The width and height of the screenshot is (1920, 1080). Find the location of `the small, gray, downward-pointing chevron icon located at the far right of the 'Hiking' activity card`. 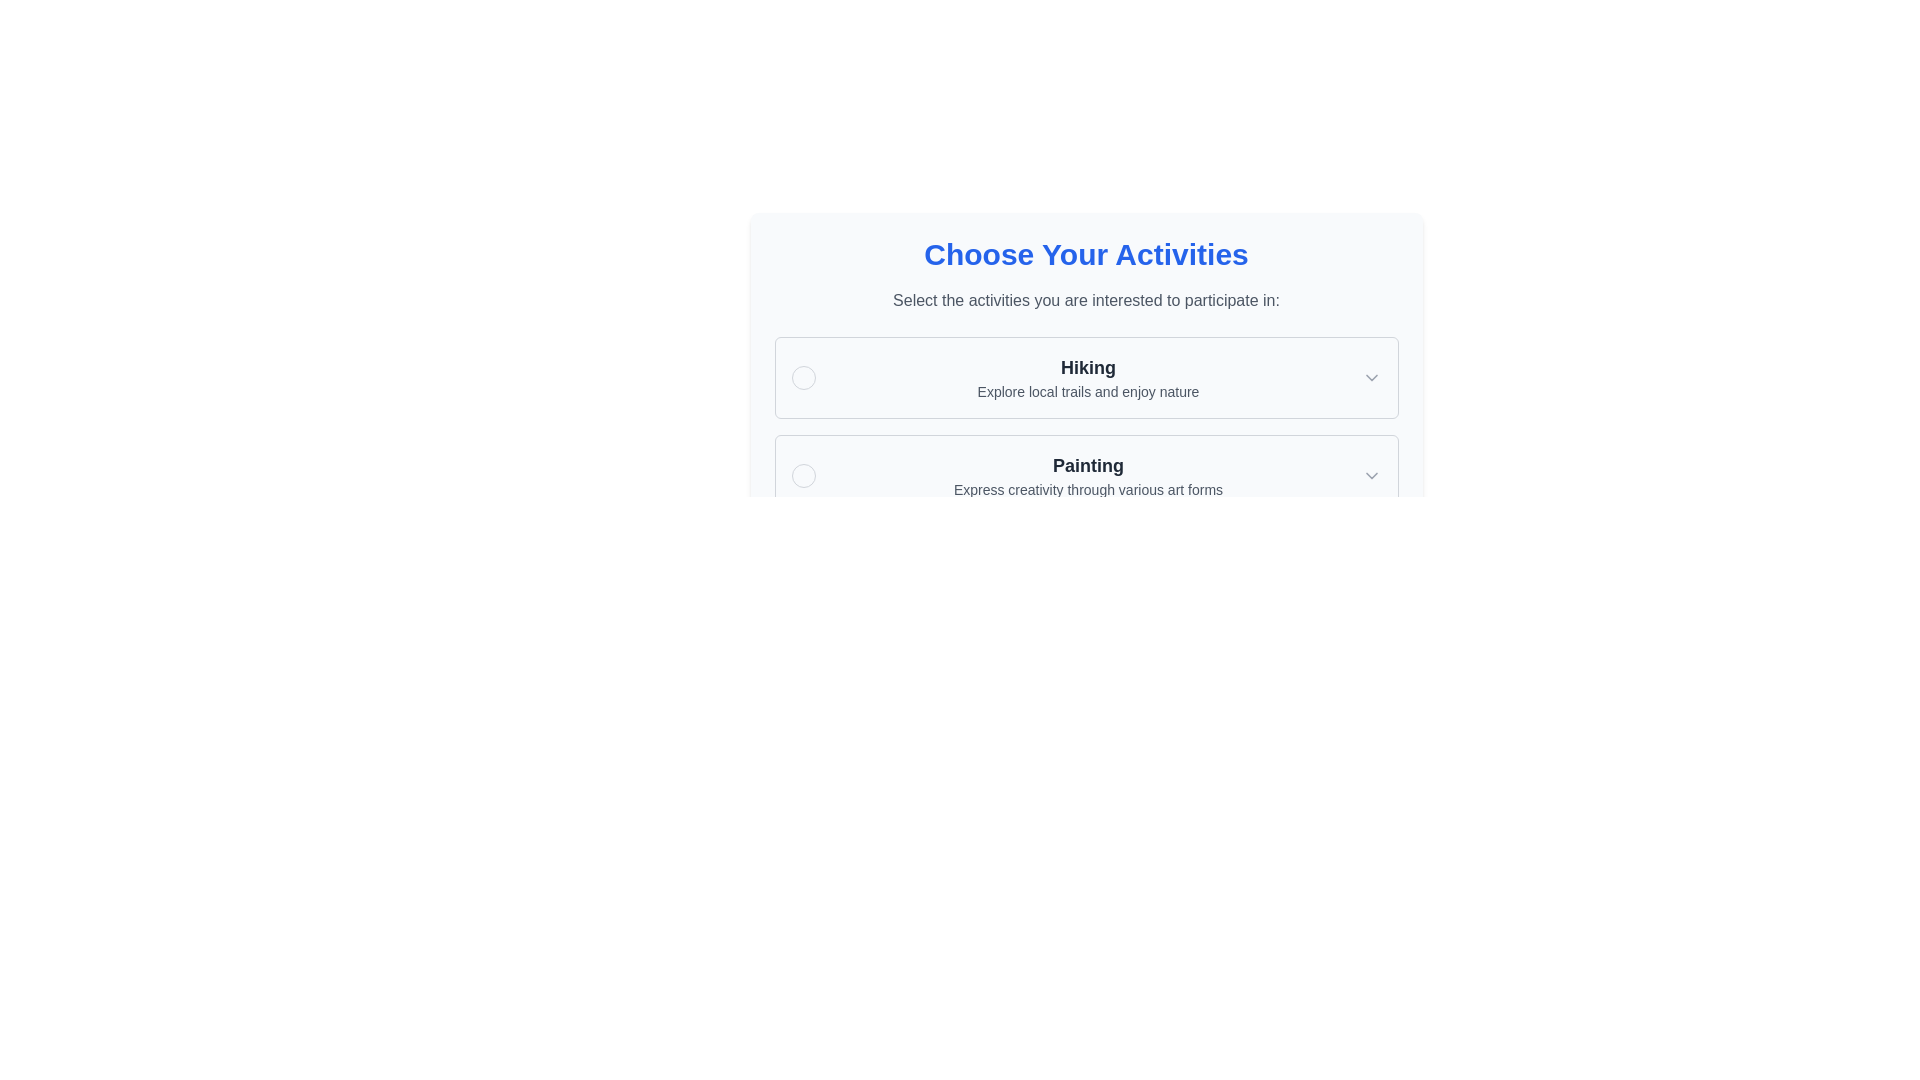

the small, gray, downward-pointing chevron icon located at the far right of the 'Hiking' activity card is located at coordinates (1370, 378).